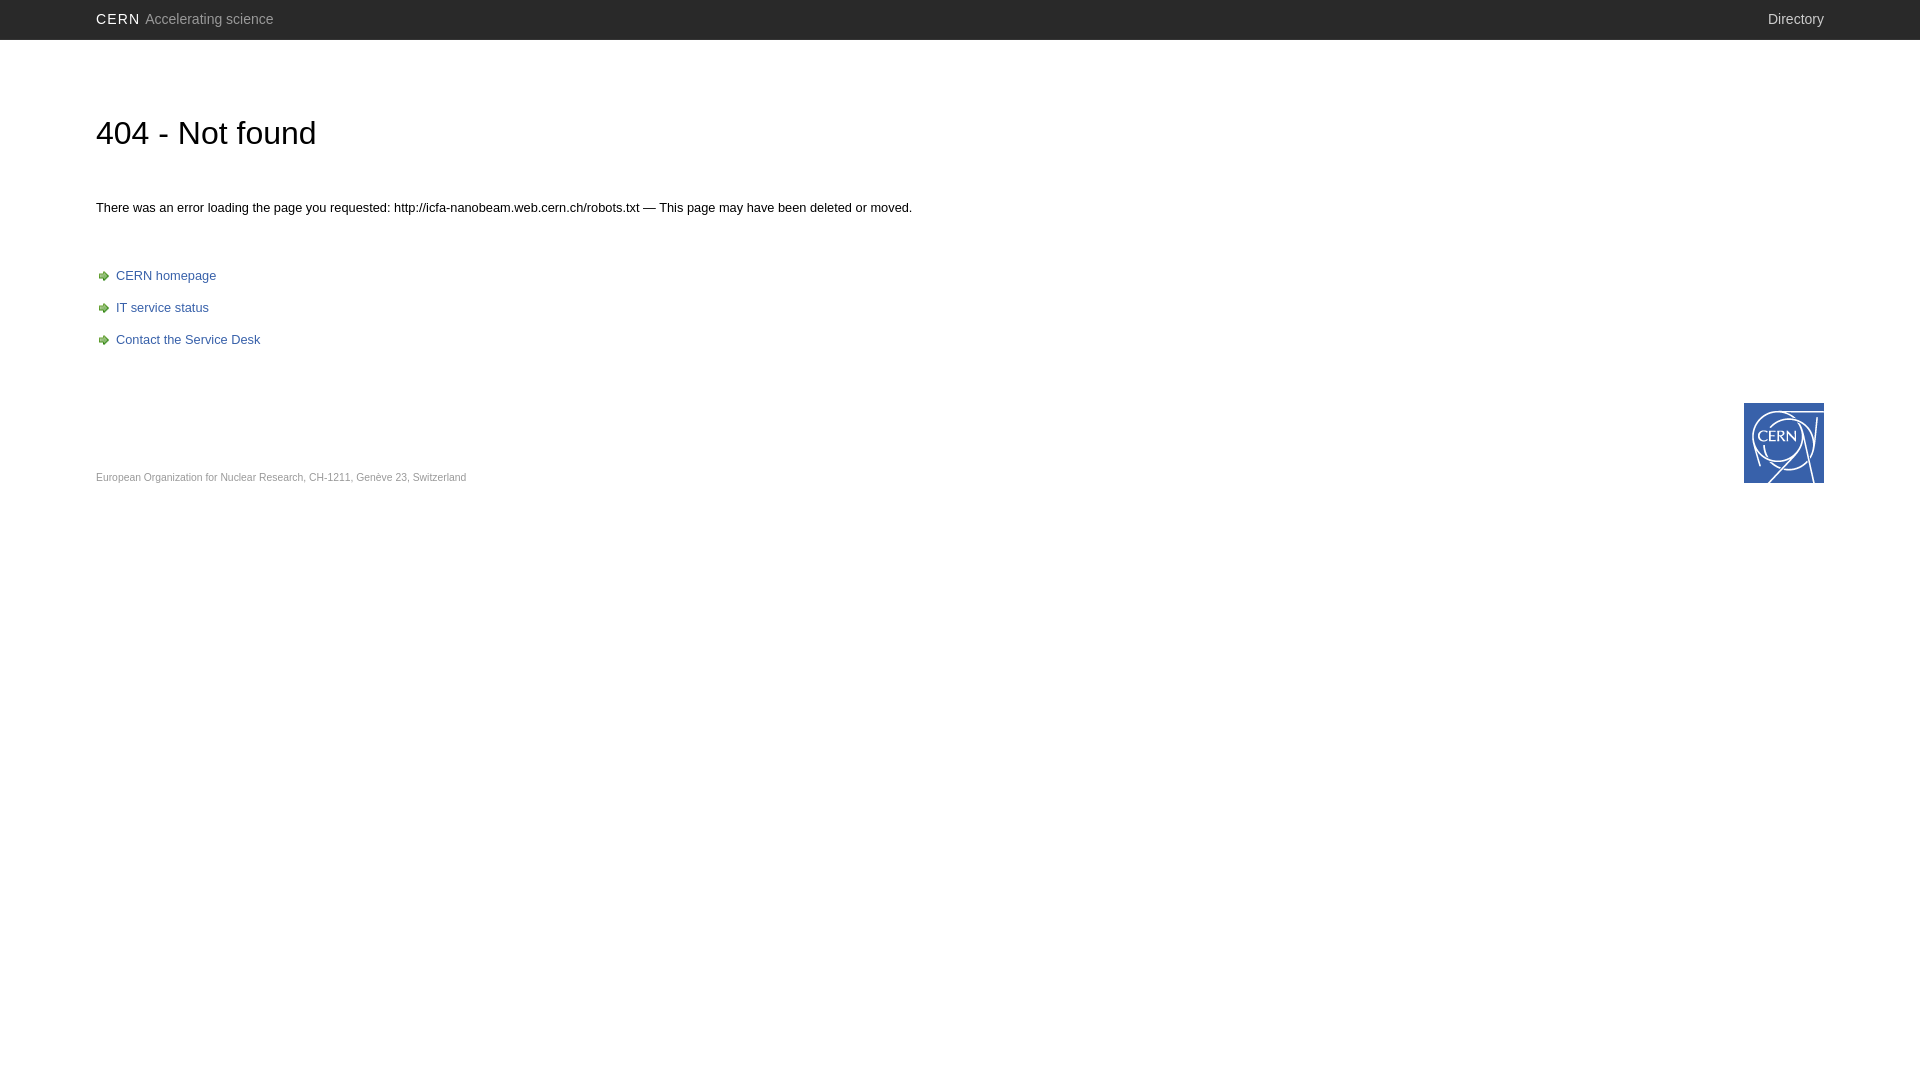 The width and height of the screenshot is (1920, 1080). I want to click on 'CERN homepage', so click(95, 275).